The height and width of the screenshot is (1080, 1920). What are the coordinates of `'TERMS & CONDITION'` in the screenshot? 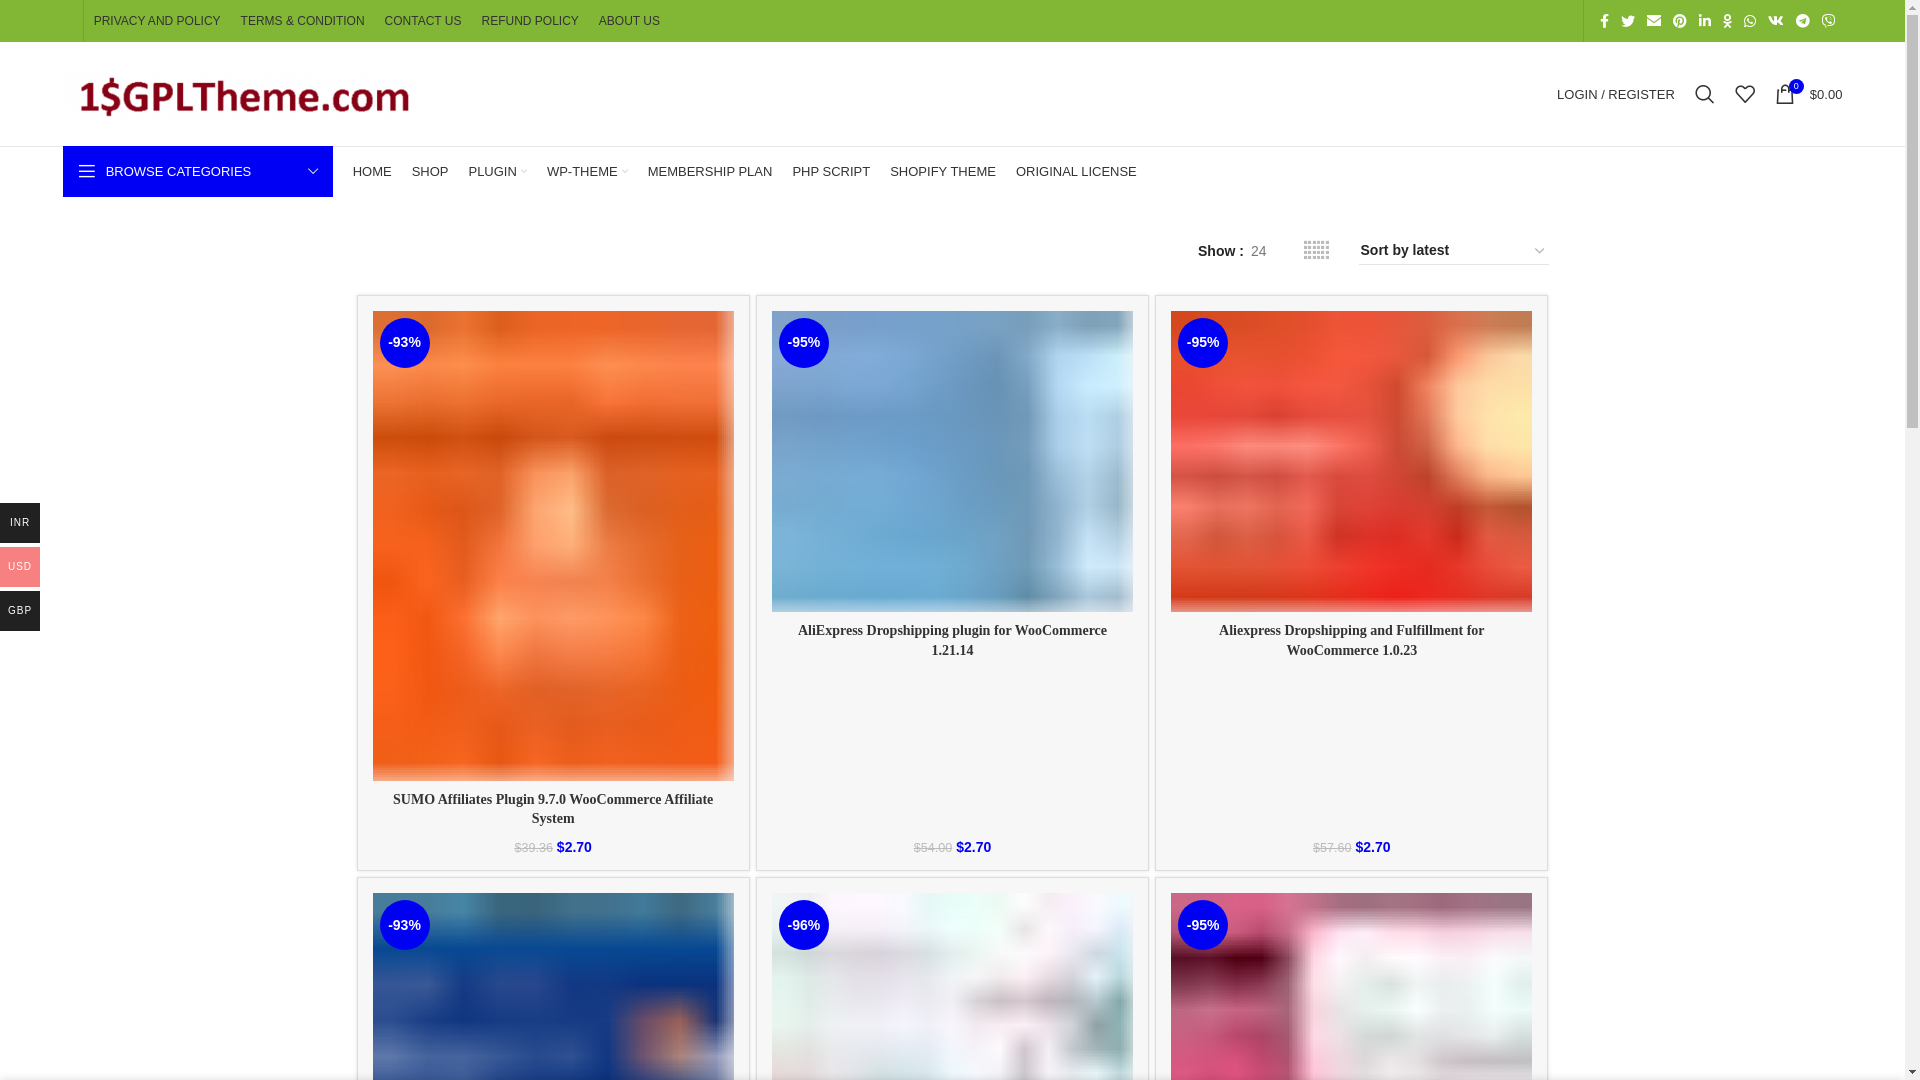 It's located at (301, 20).